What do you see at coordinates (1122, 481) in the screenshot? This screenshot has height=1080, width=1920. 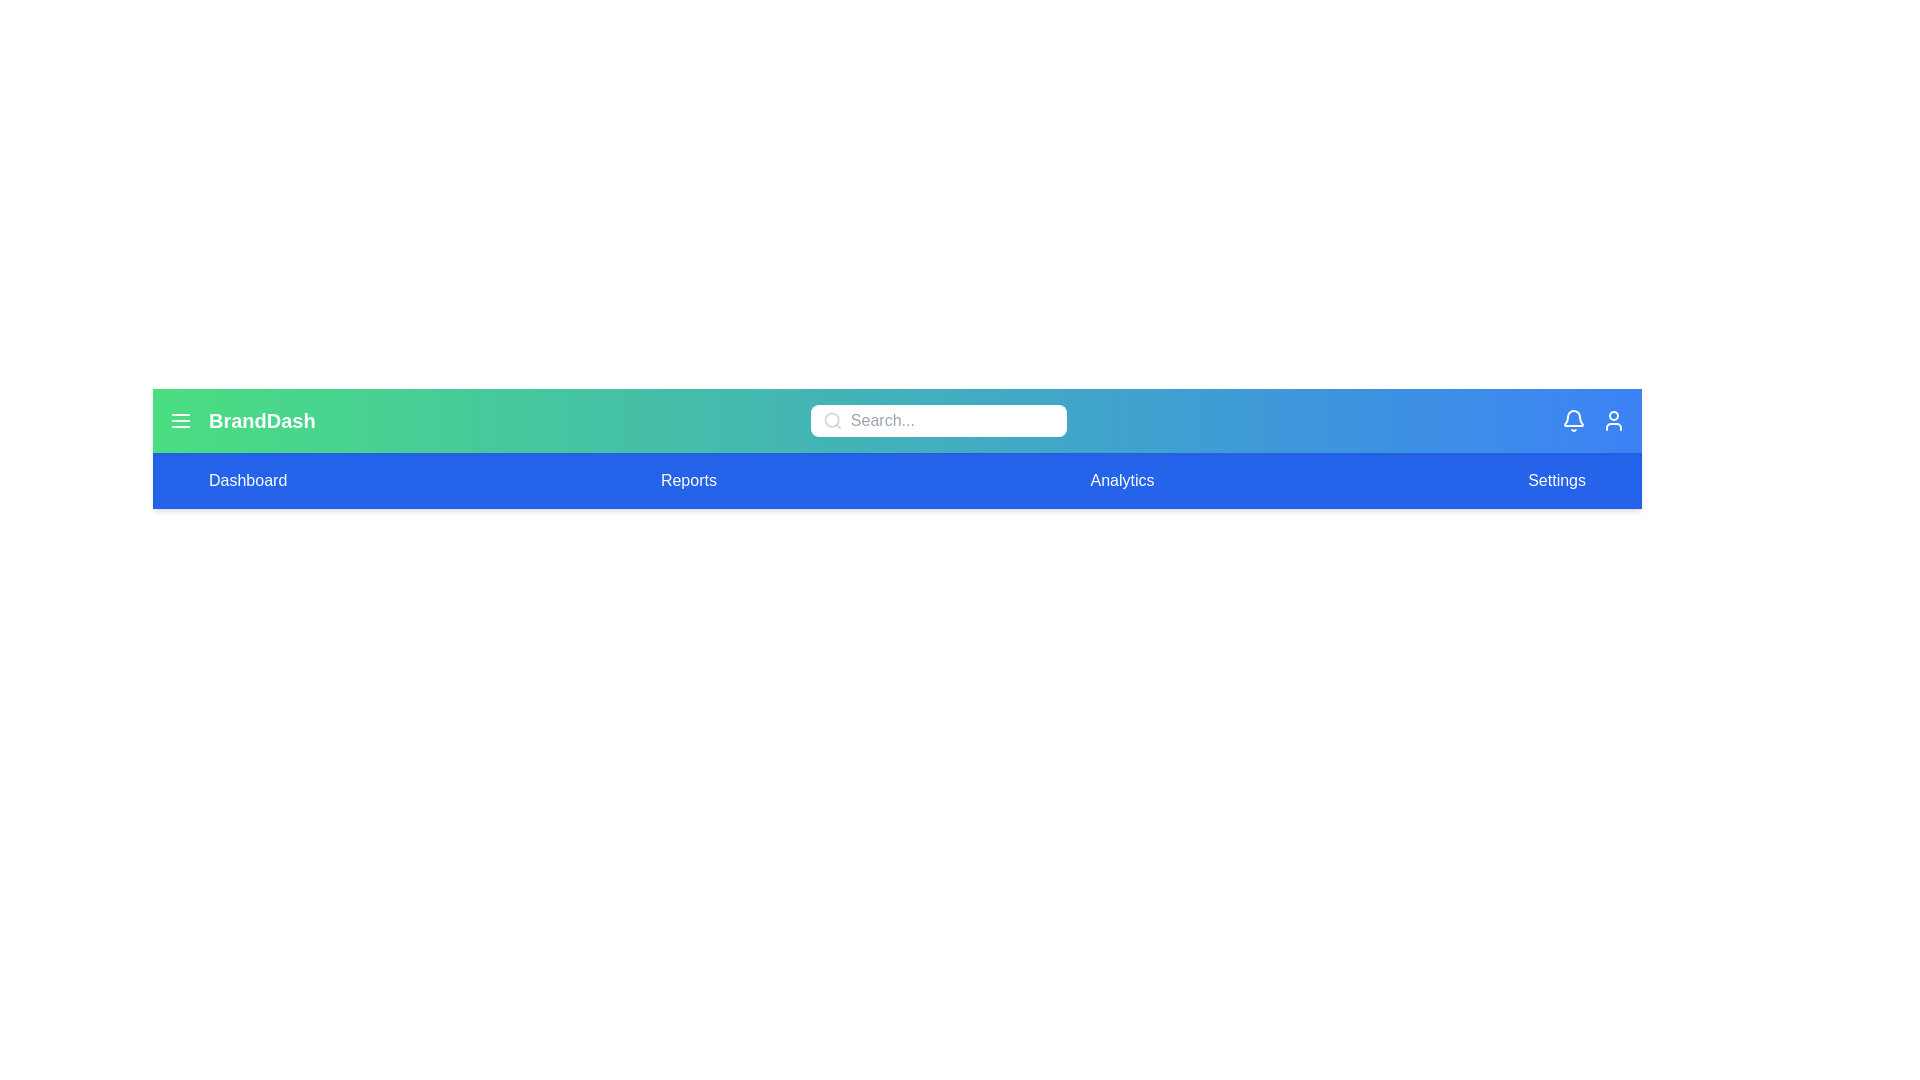 I see `the 'Analytics' tab to navigate to the Analytics section` at bounding box center [1122, 481].